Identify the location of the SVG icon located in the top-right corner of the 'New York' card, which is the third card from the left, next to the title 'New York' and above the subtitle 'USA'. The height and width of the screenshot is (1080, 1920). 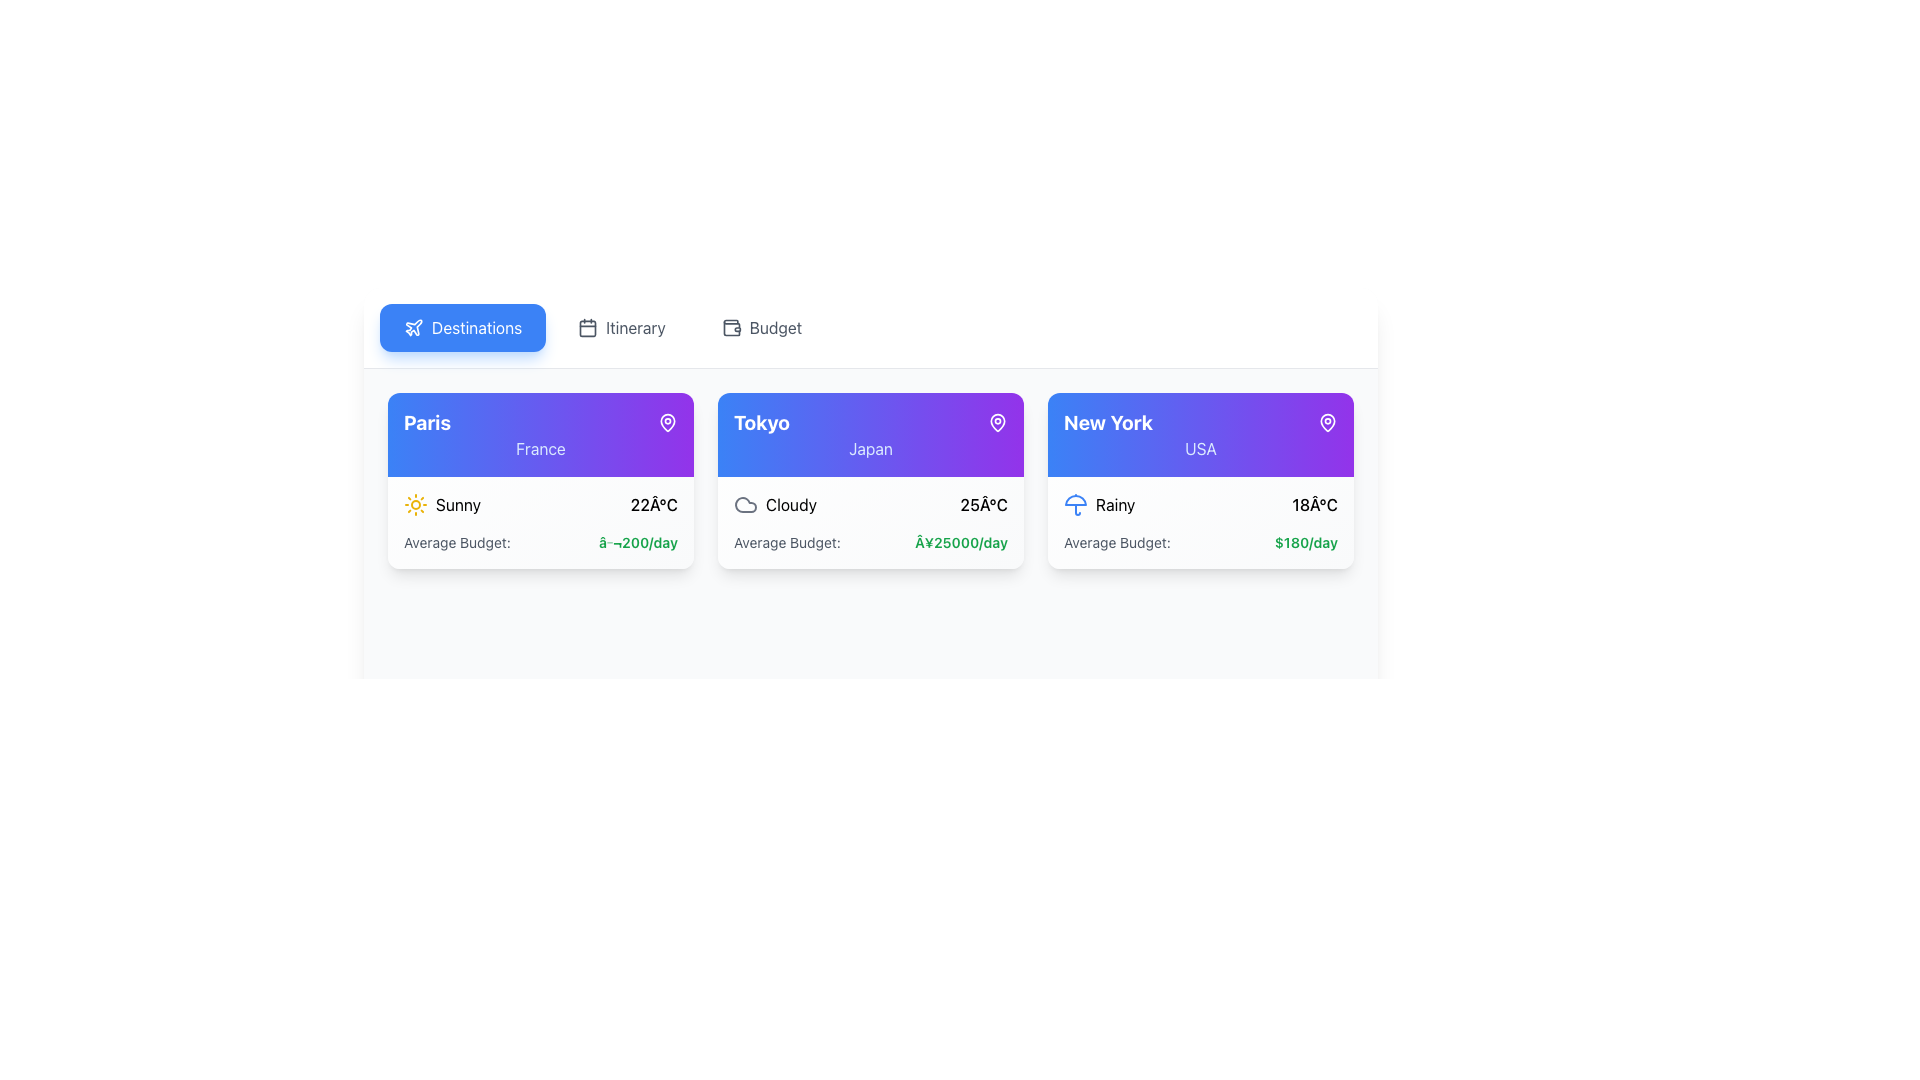
(1328, 422).